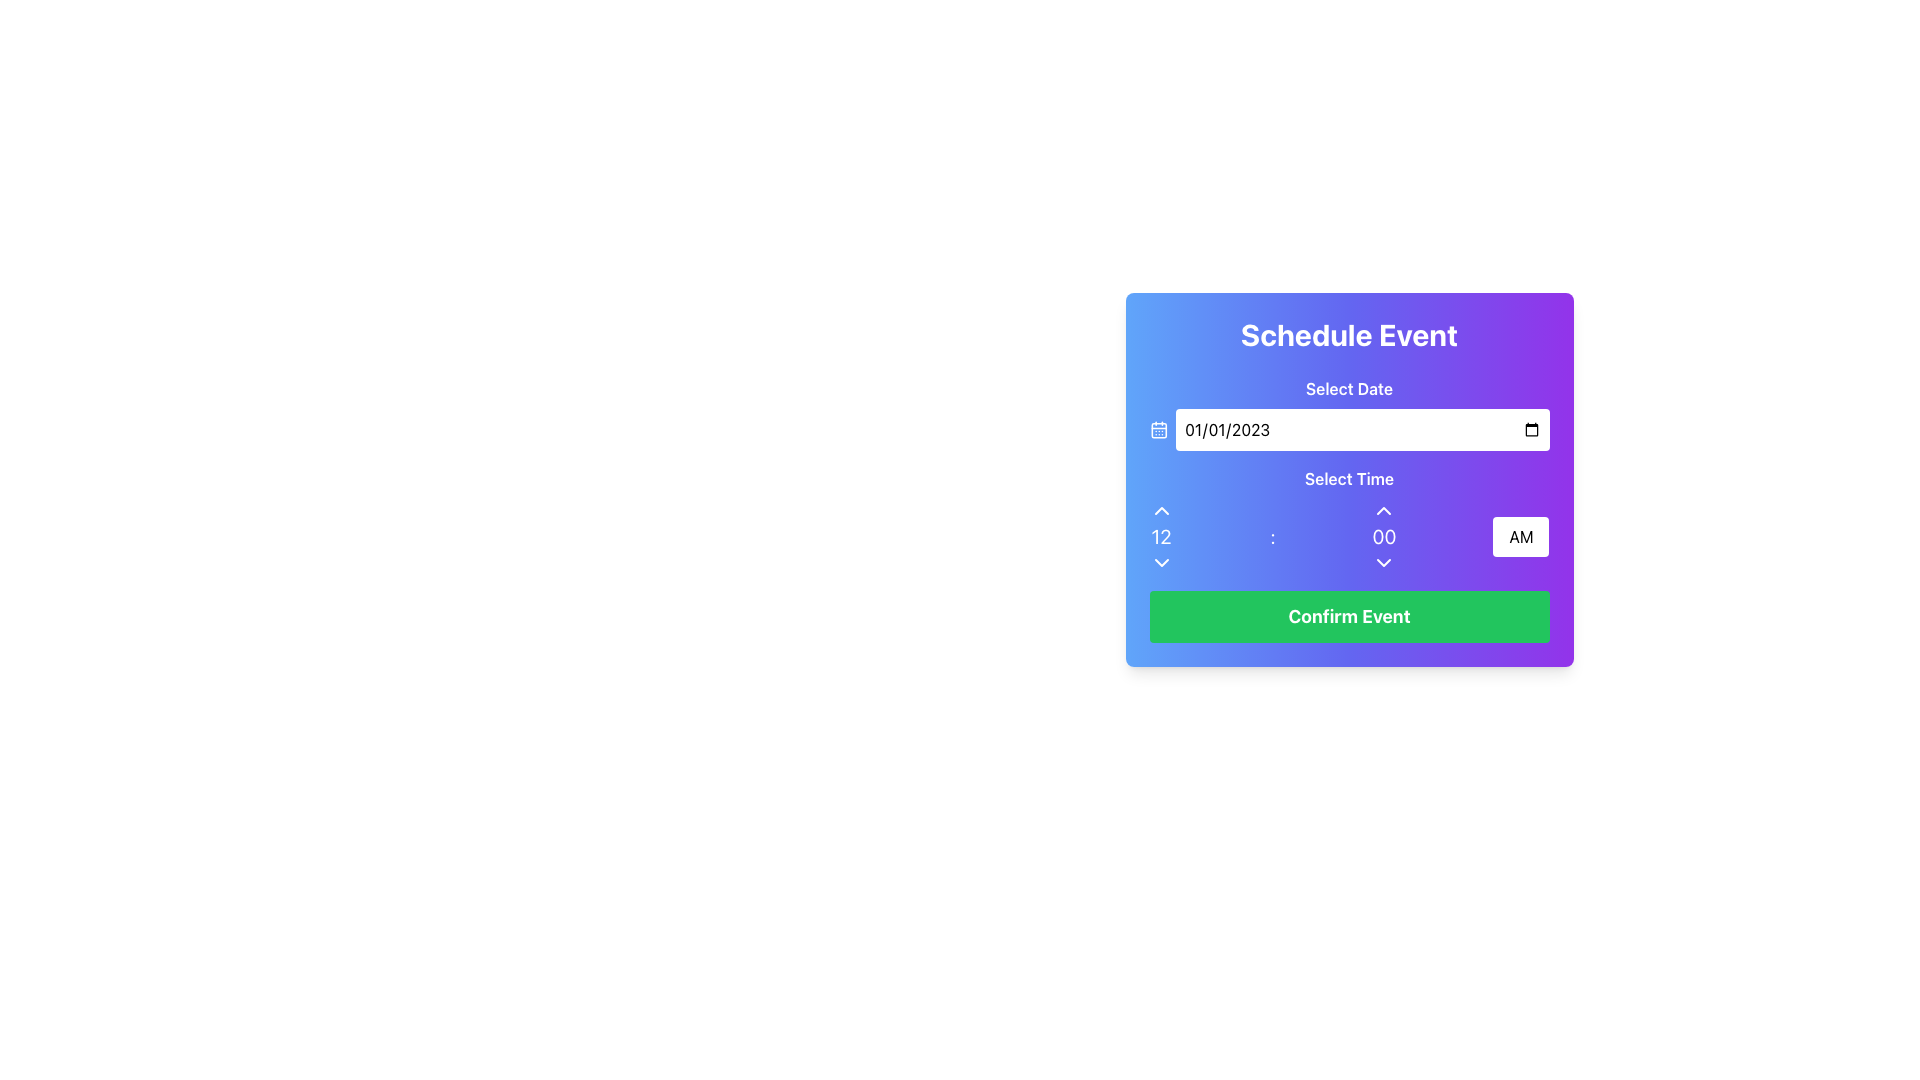 This screenshot has height=1080, width=1920. I want to click on the upward arrow of the Time input selector for minutes to increment the minutes value, so click(1383, 535).